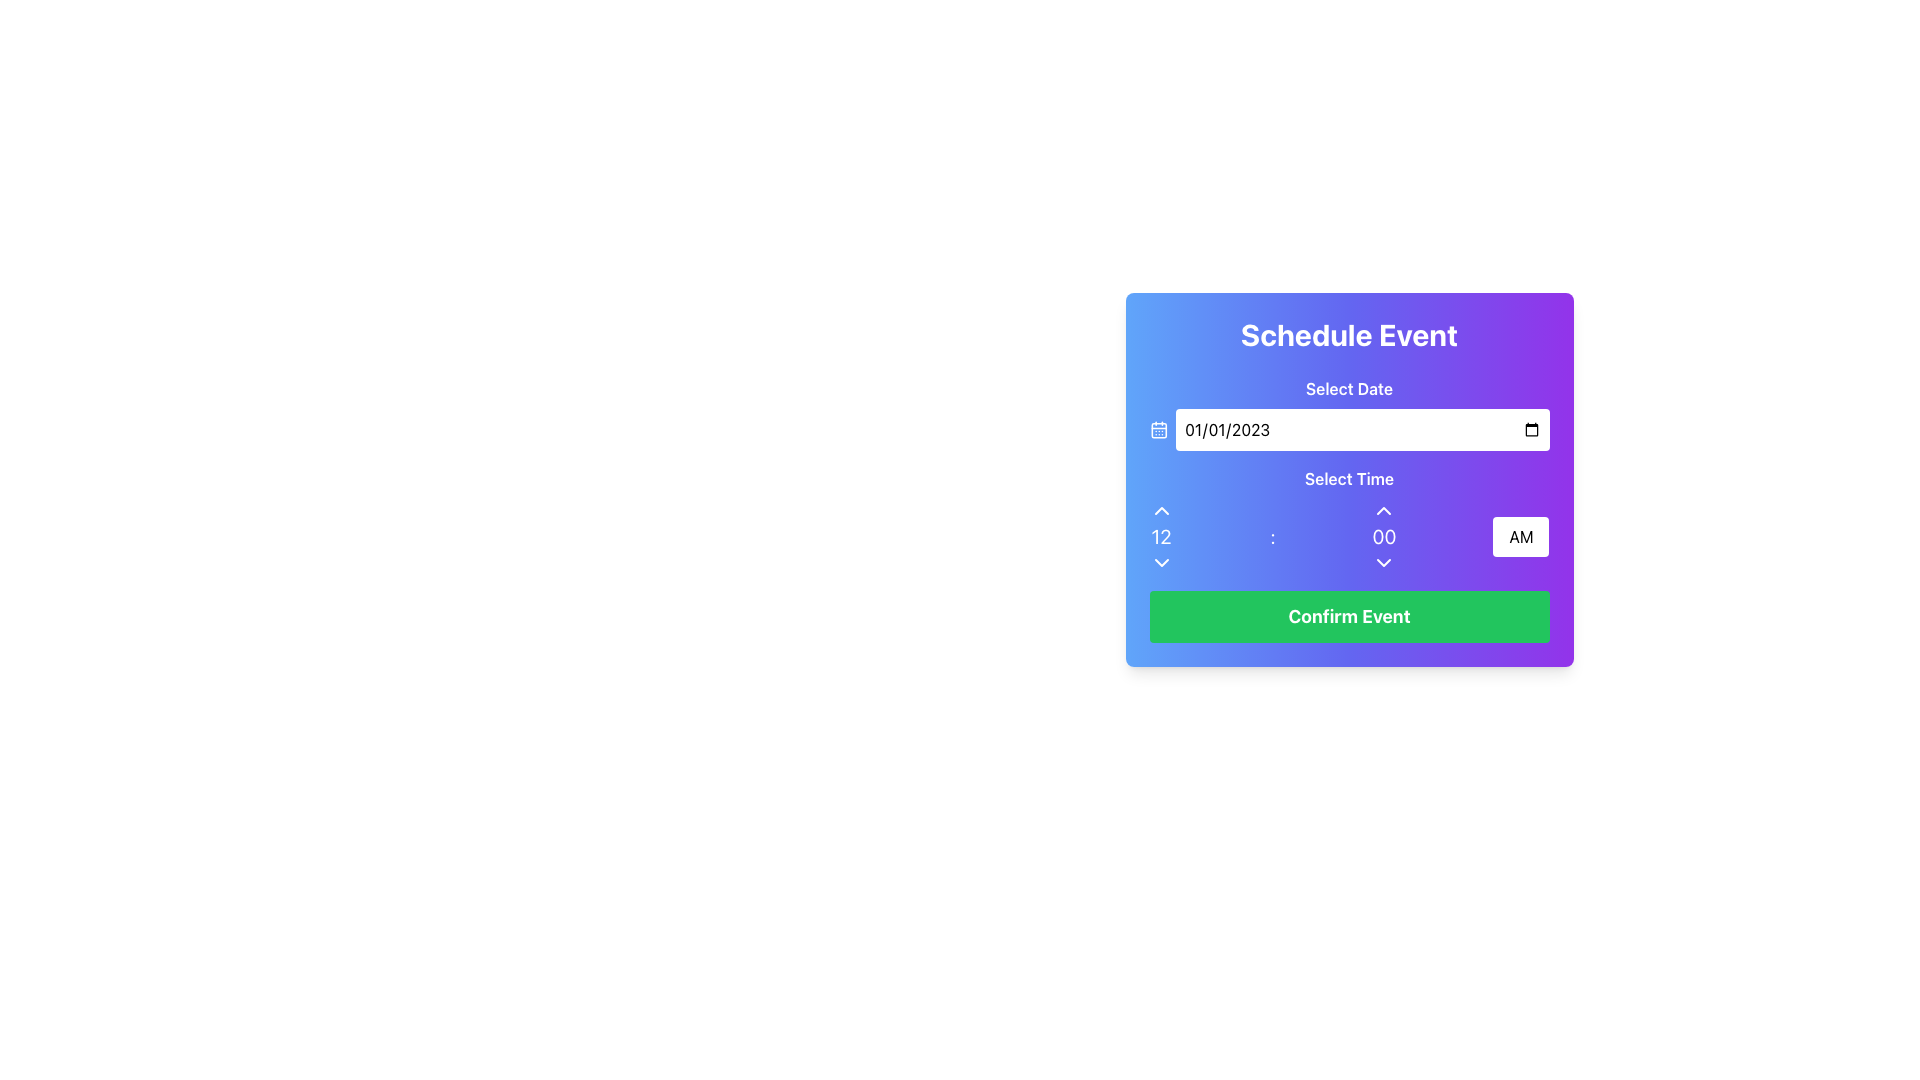 This screenshot has height=1080, width=1920. I want to click on the upward arrow of the Time input selector for minutes to increment the minutes value, so click(1383, 535).